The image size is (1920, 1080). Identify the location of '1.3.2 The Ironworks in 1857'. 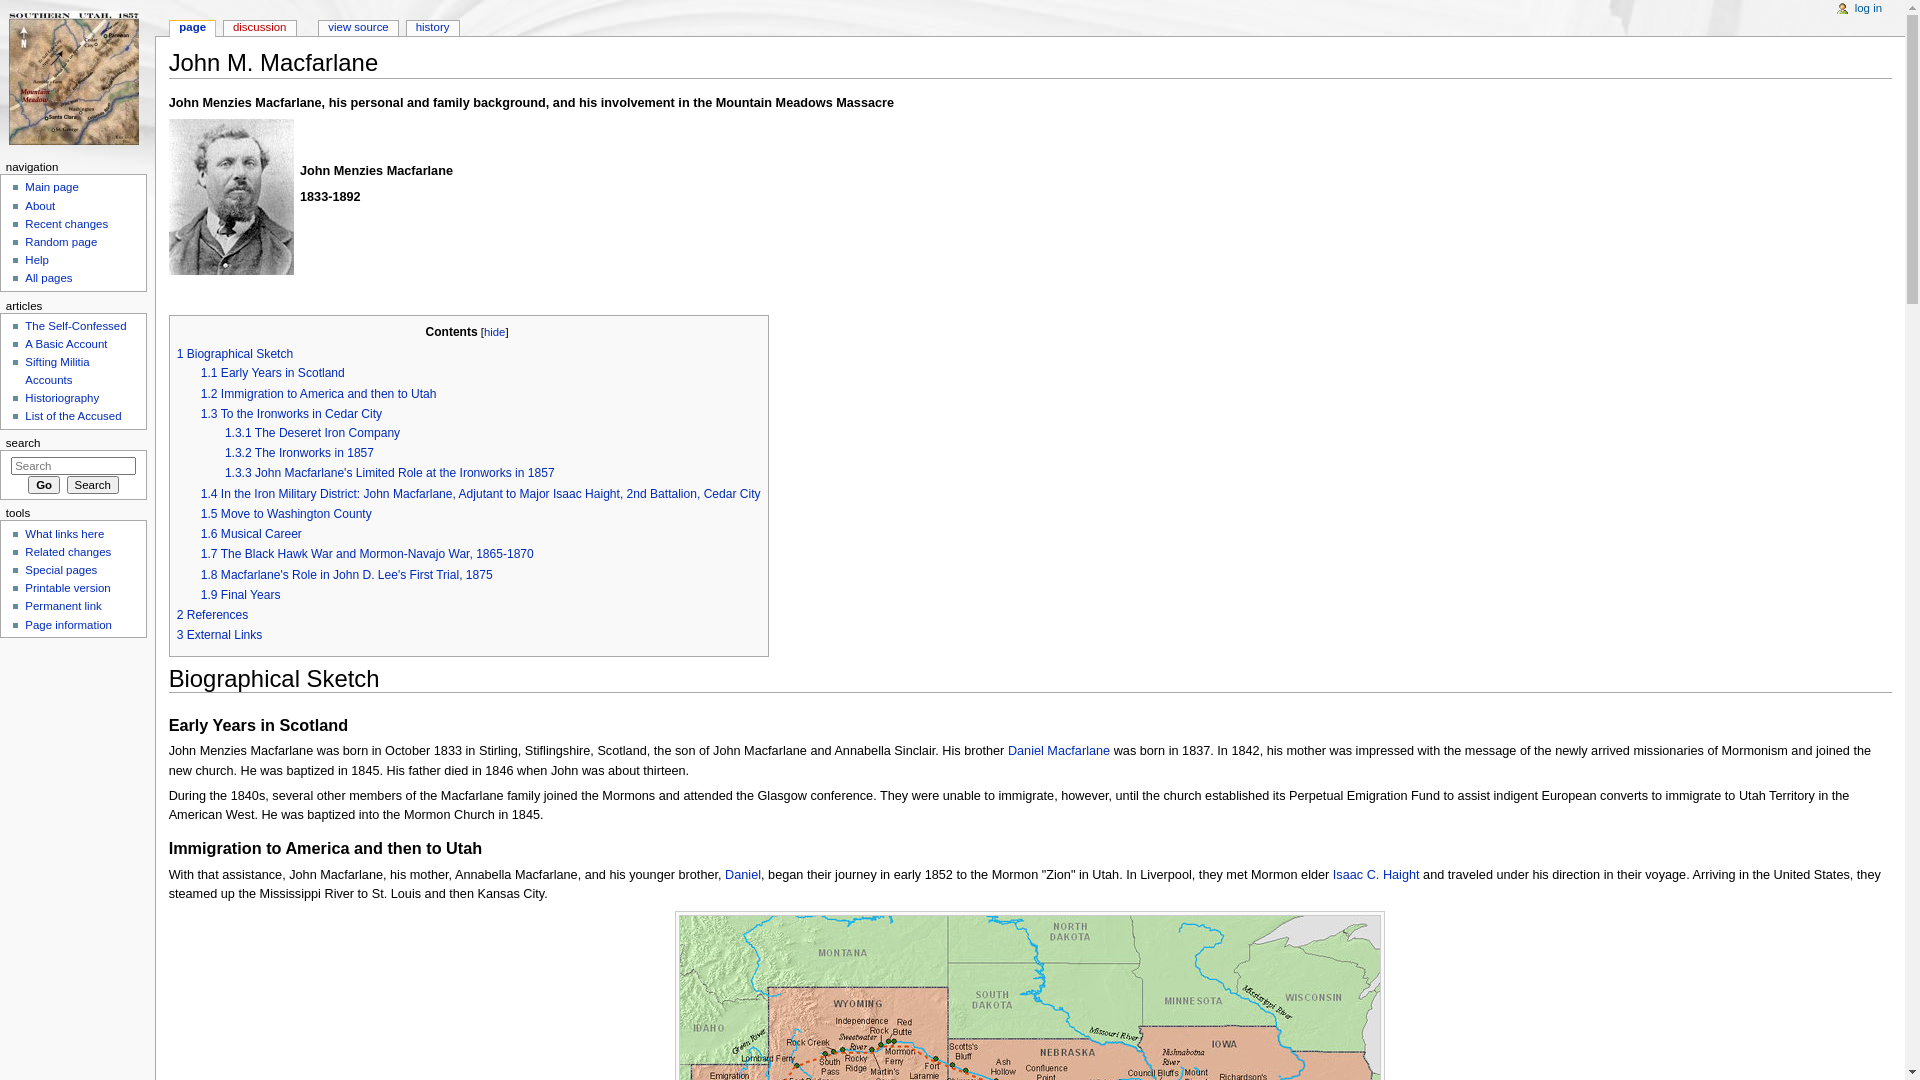
(225, 452).